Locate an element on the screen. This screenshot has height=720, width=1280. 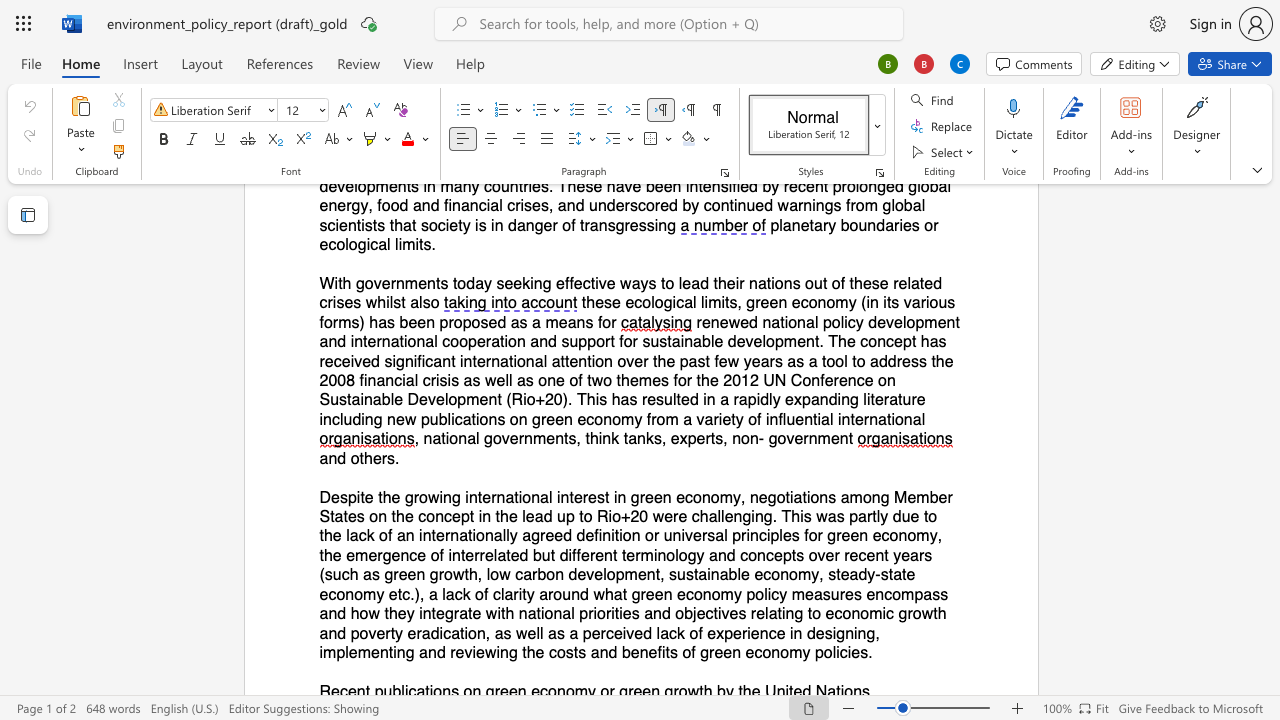
the 12th character "g" in the text is located at coordinates (388, 575).